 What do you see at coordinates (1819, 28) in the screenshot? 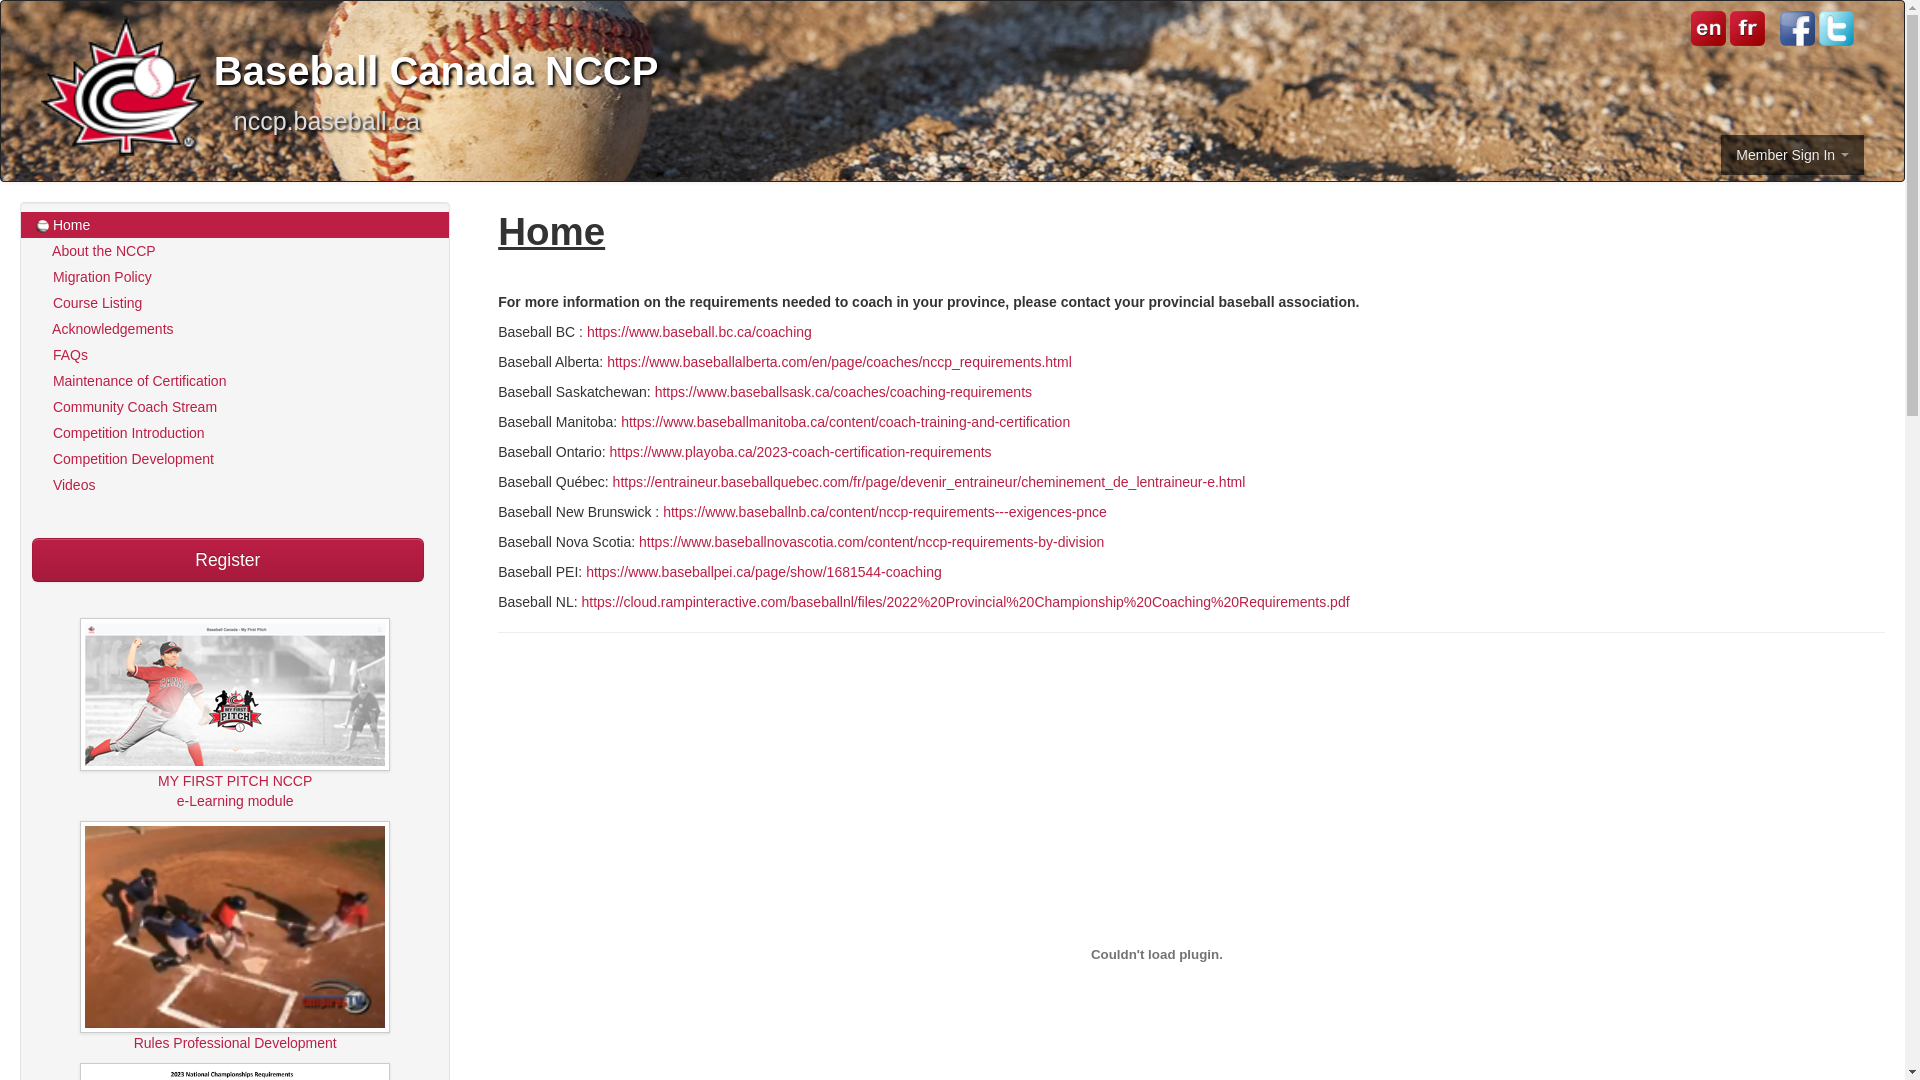
I see `' on Twitter'` at bounding box center [1819, 28].